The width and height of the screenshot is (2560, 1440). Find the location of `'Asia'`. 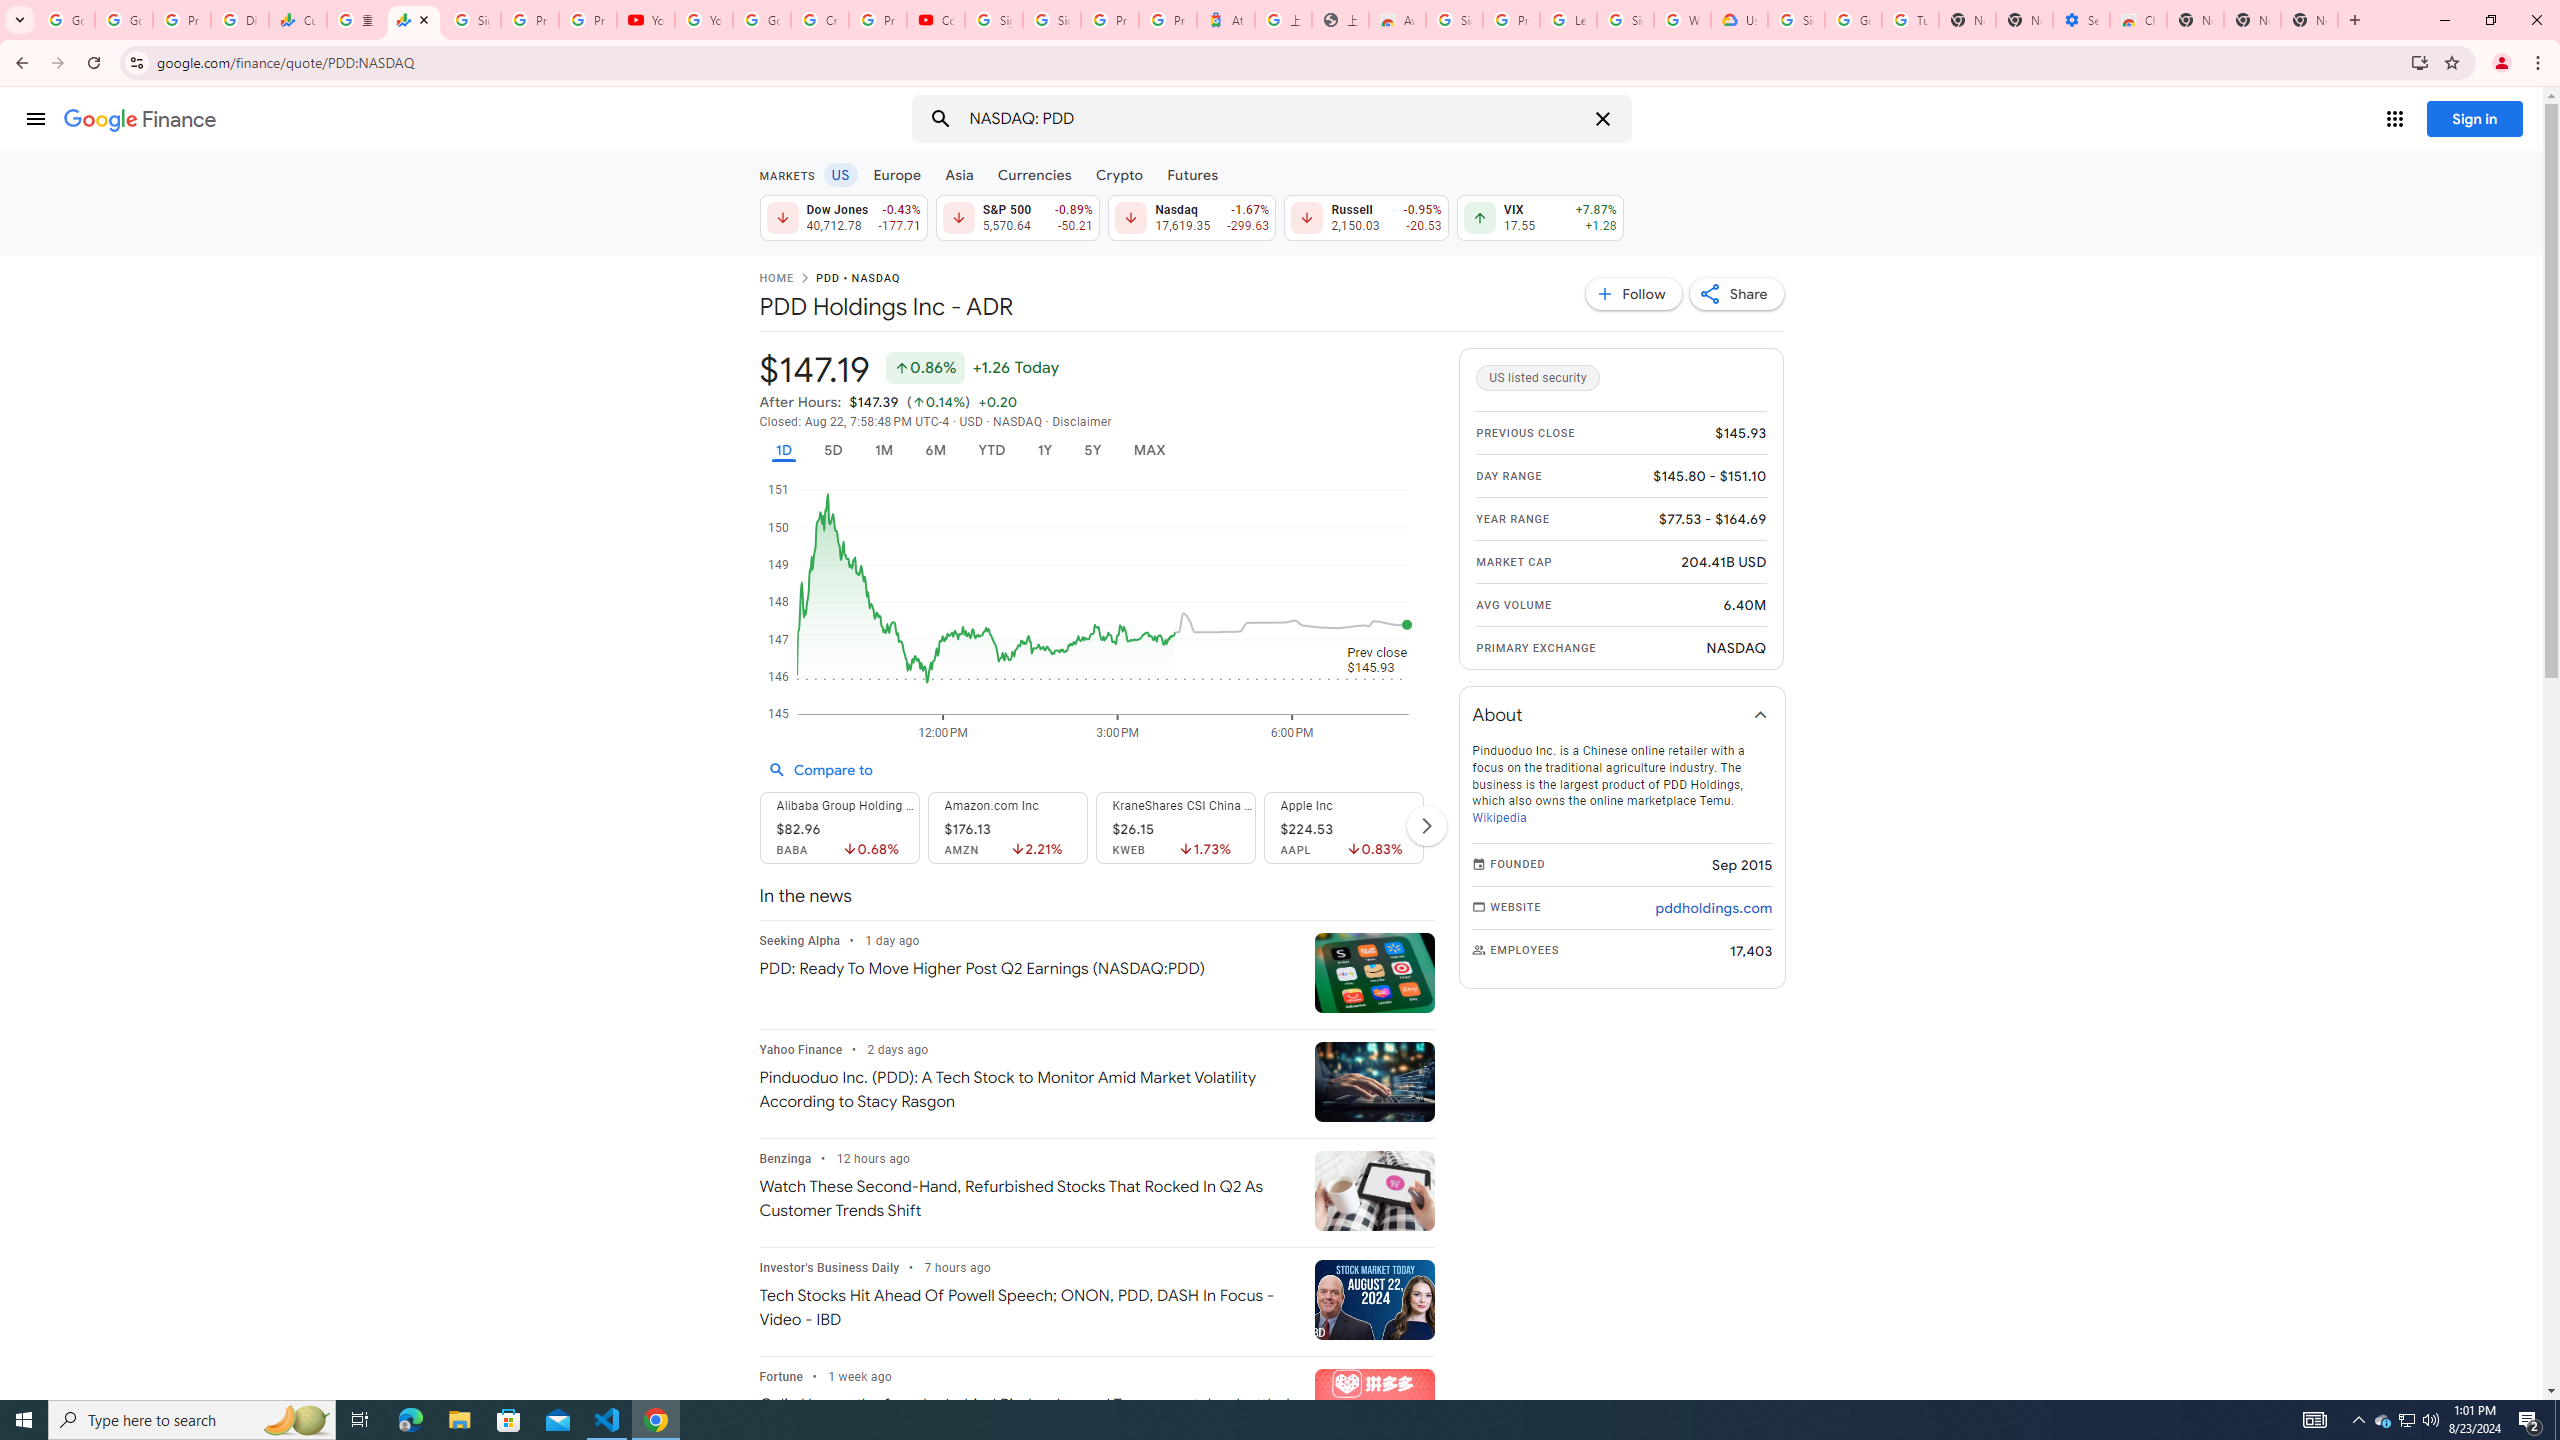

'Asia' is located at coordinates (959, 173).